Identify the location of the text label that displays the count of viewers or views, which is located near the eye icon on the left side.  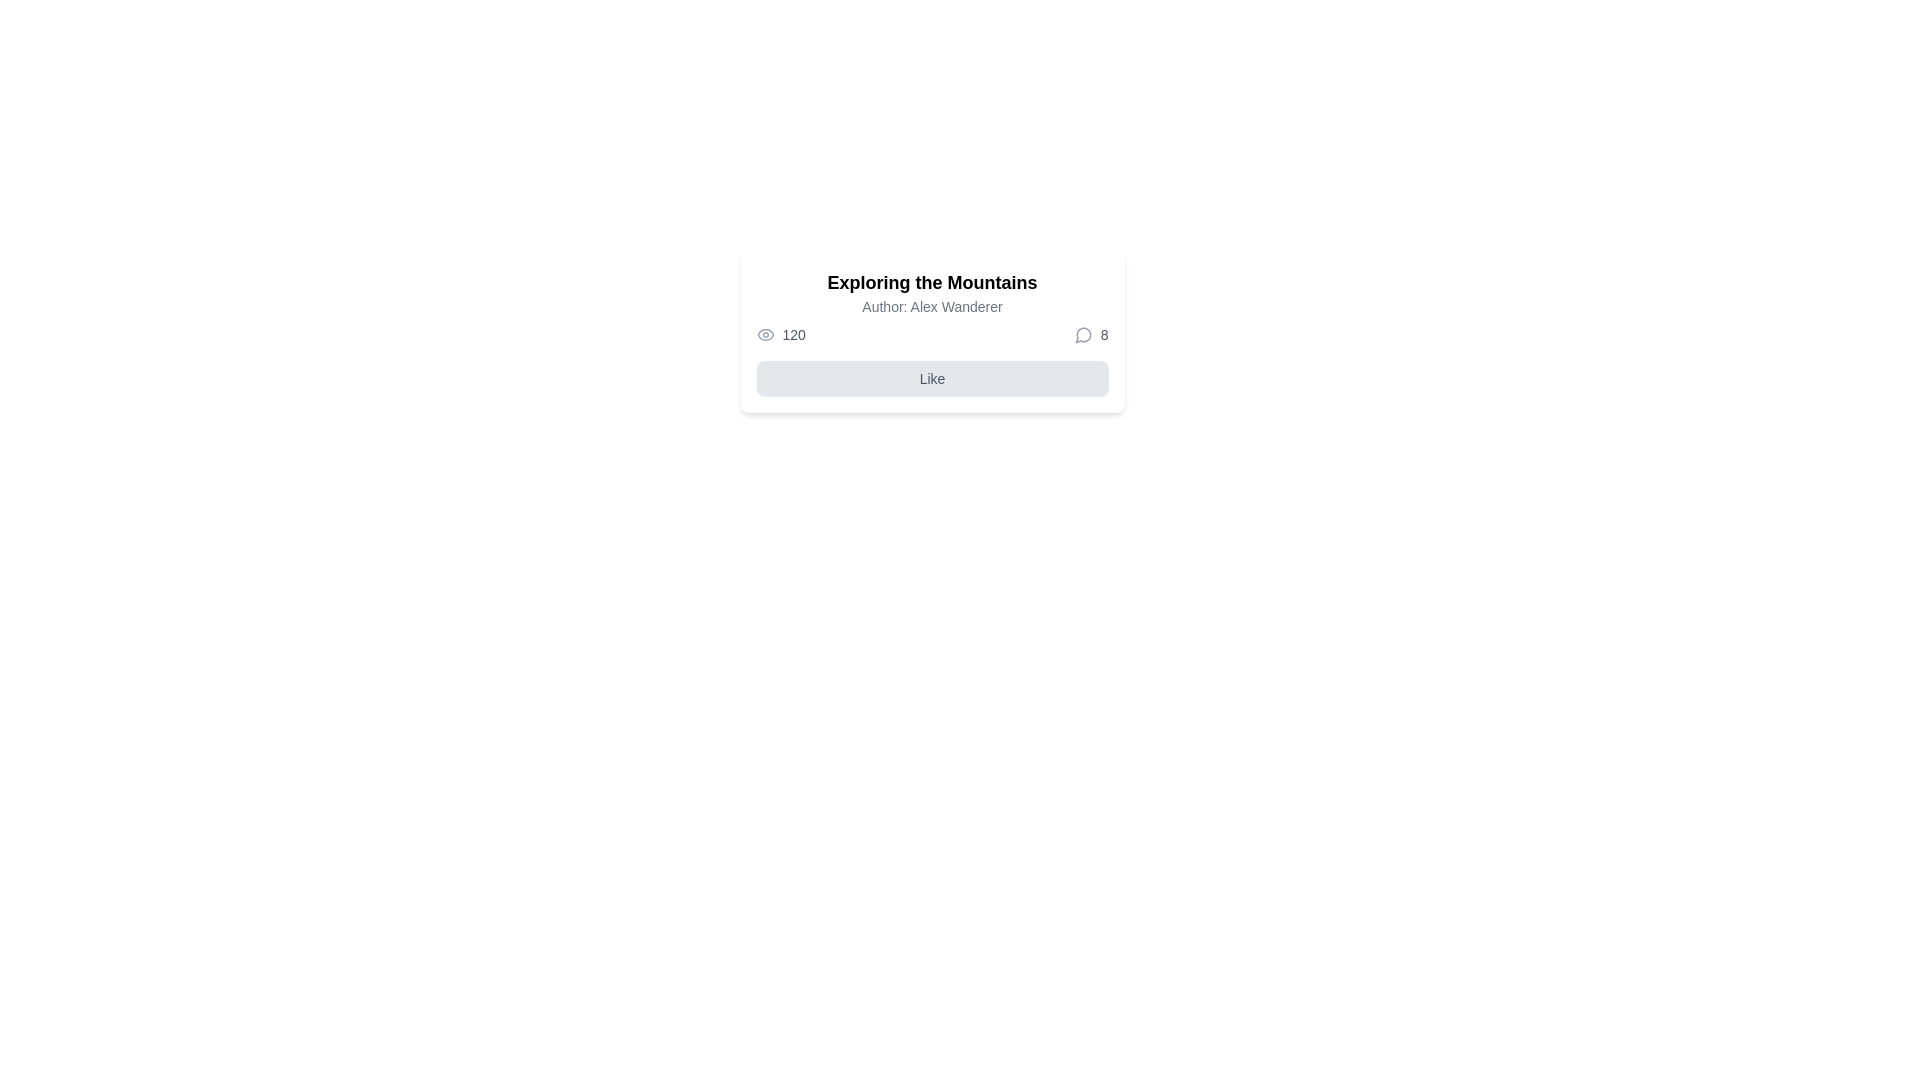
(793, 334).